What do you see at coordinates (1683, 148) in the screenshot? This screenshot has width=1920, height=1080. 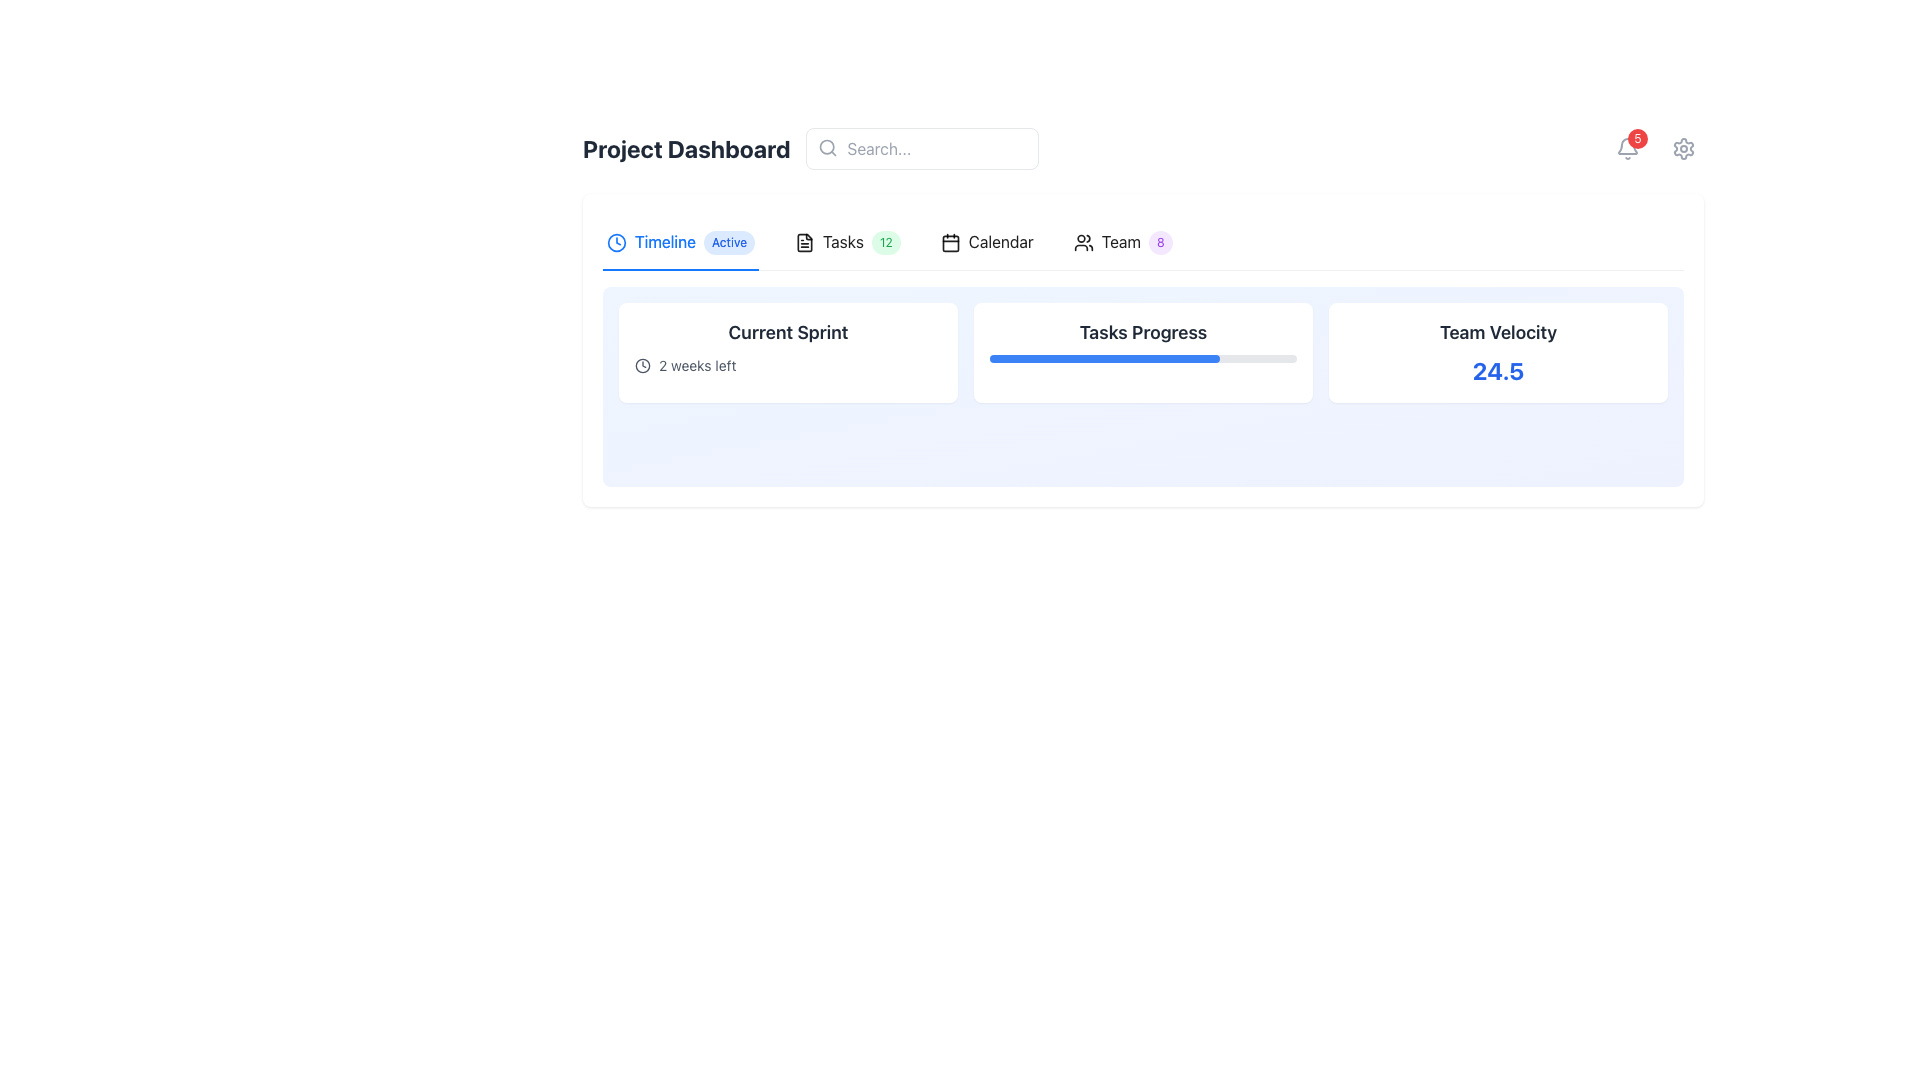 I see `the gear-shaped icon in the top-right corner of the interface` at bounding box center [1683, 148].